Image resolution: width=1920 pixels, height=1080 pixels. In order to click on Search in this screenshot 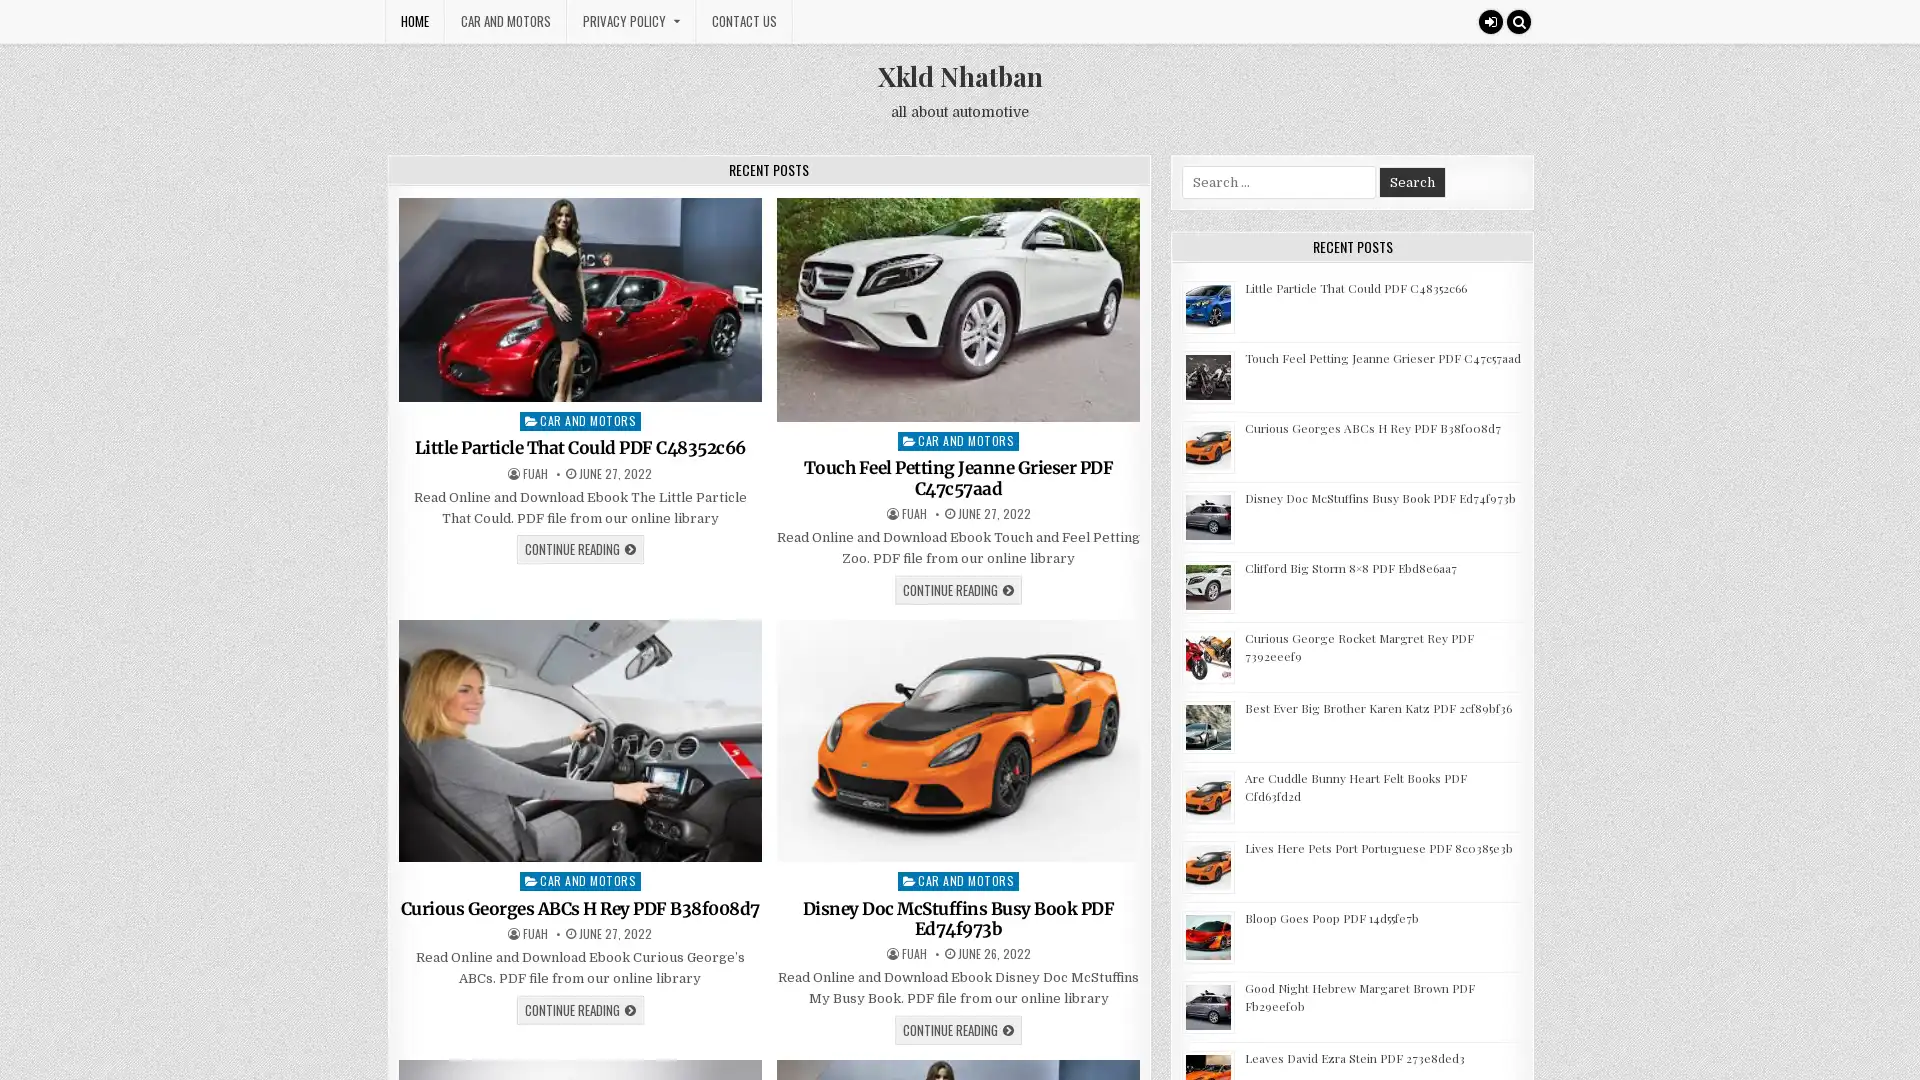, I will do `click(1411, 182)`.